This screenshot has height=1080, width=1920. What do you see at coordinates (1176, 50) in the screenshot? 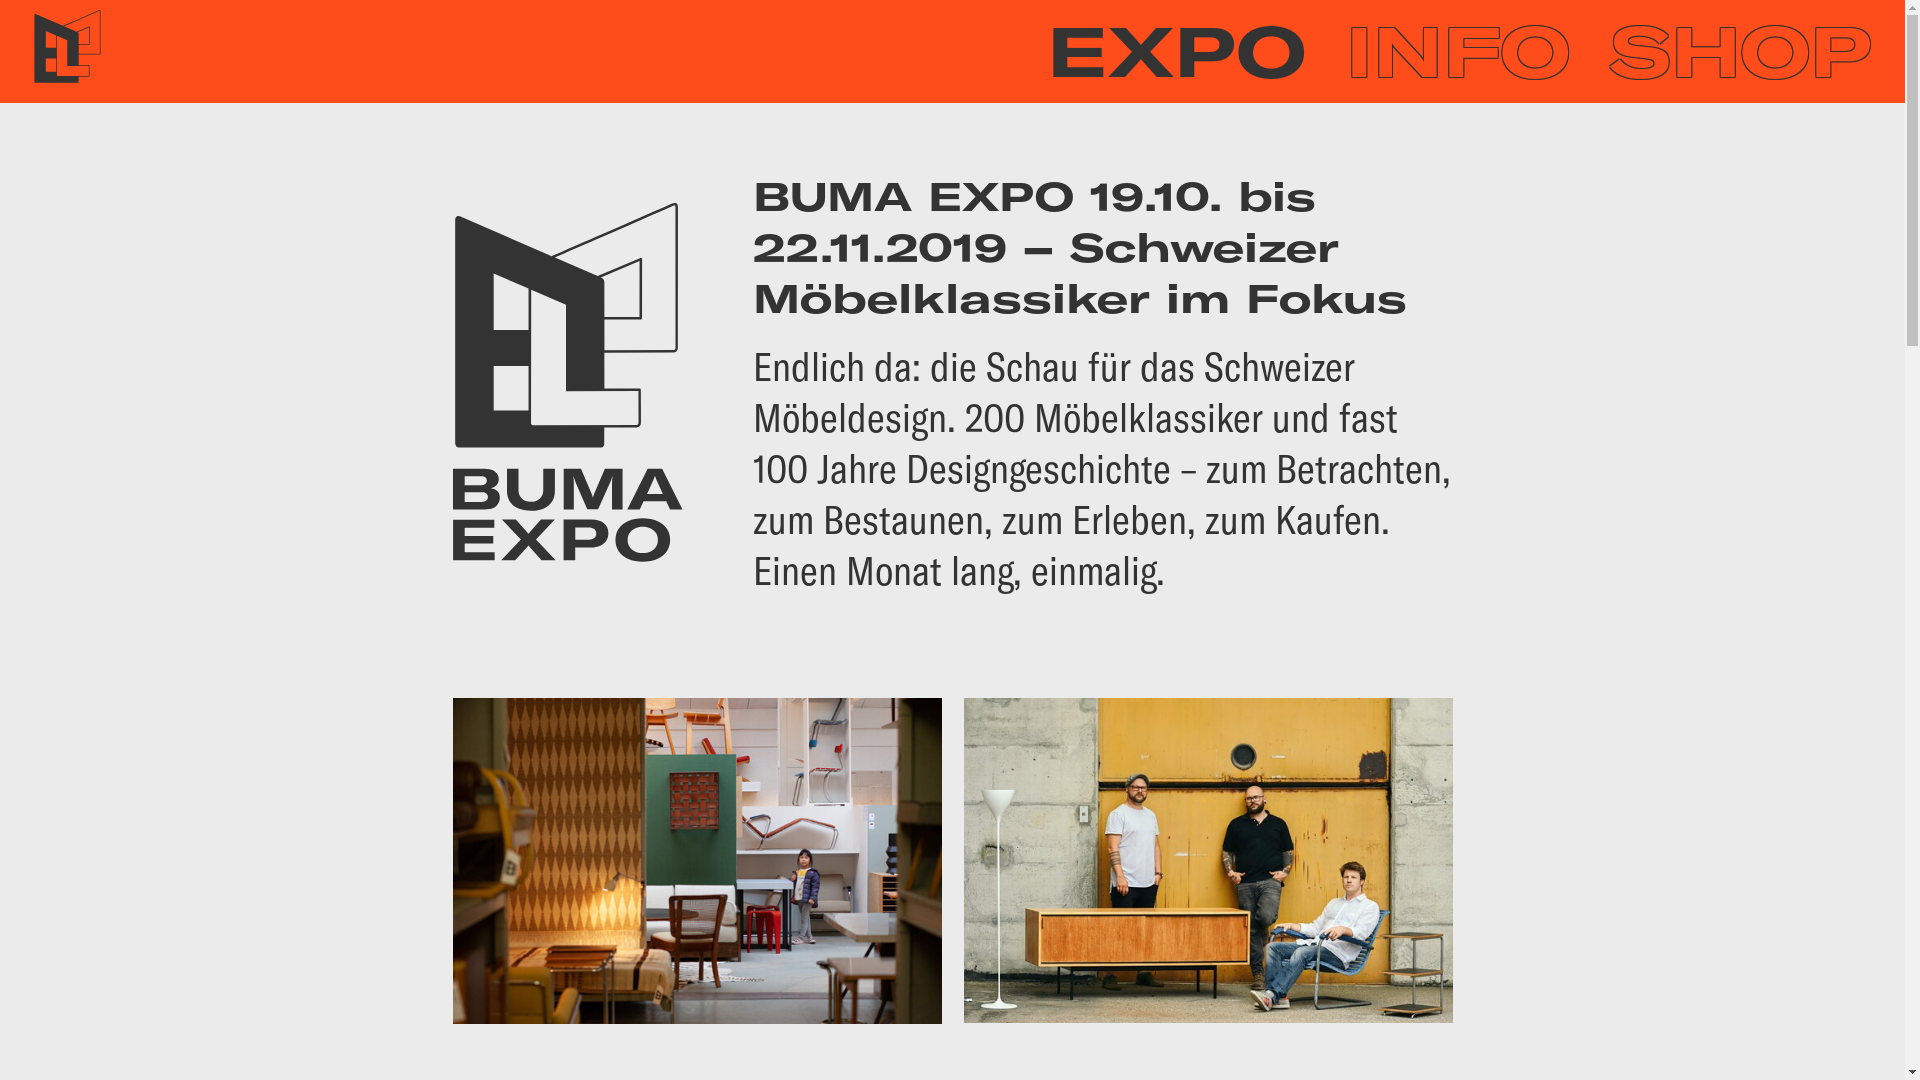
I see `'EXPO'` at bounding box center [1176, 50].